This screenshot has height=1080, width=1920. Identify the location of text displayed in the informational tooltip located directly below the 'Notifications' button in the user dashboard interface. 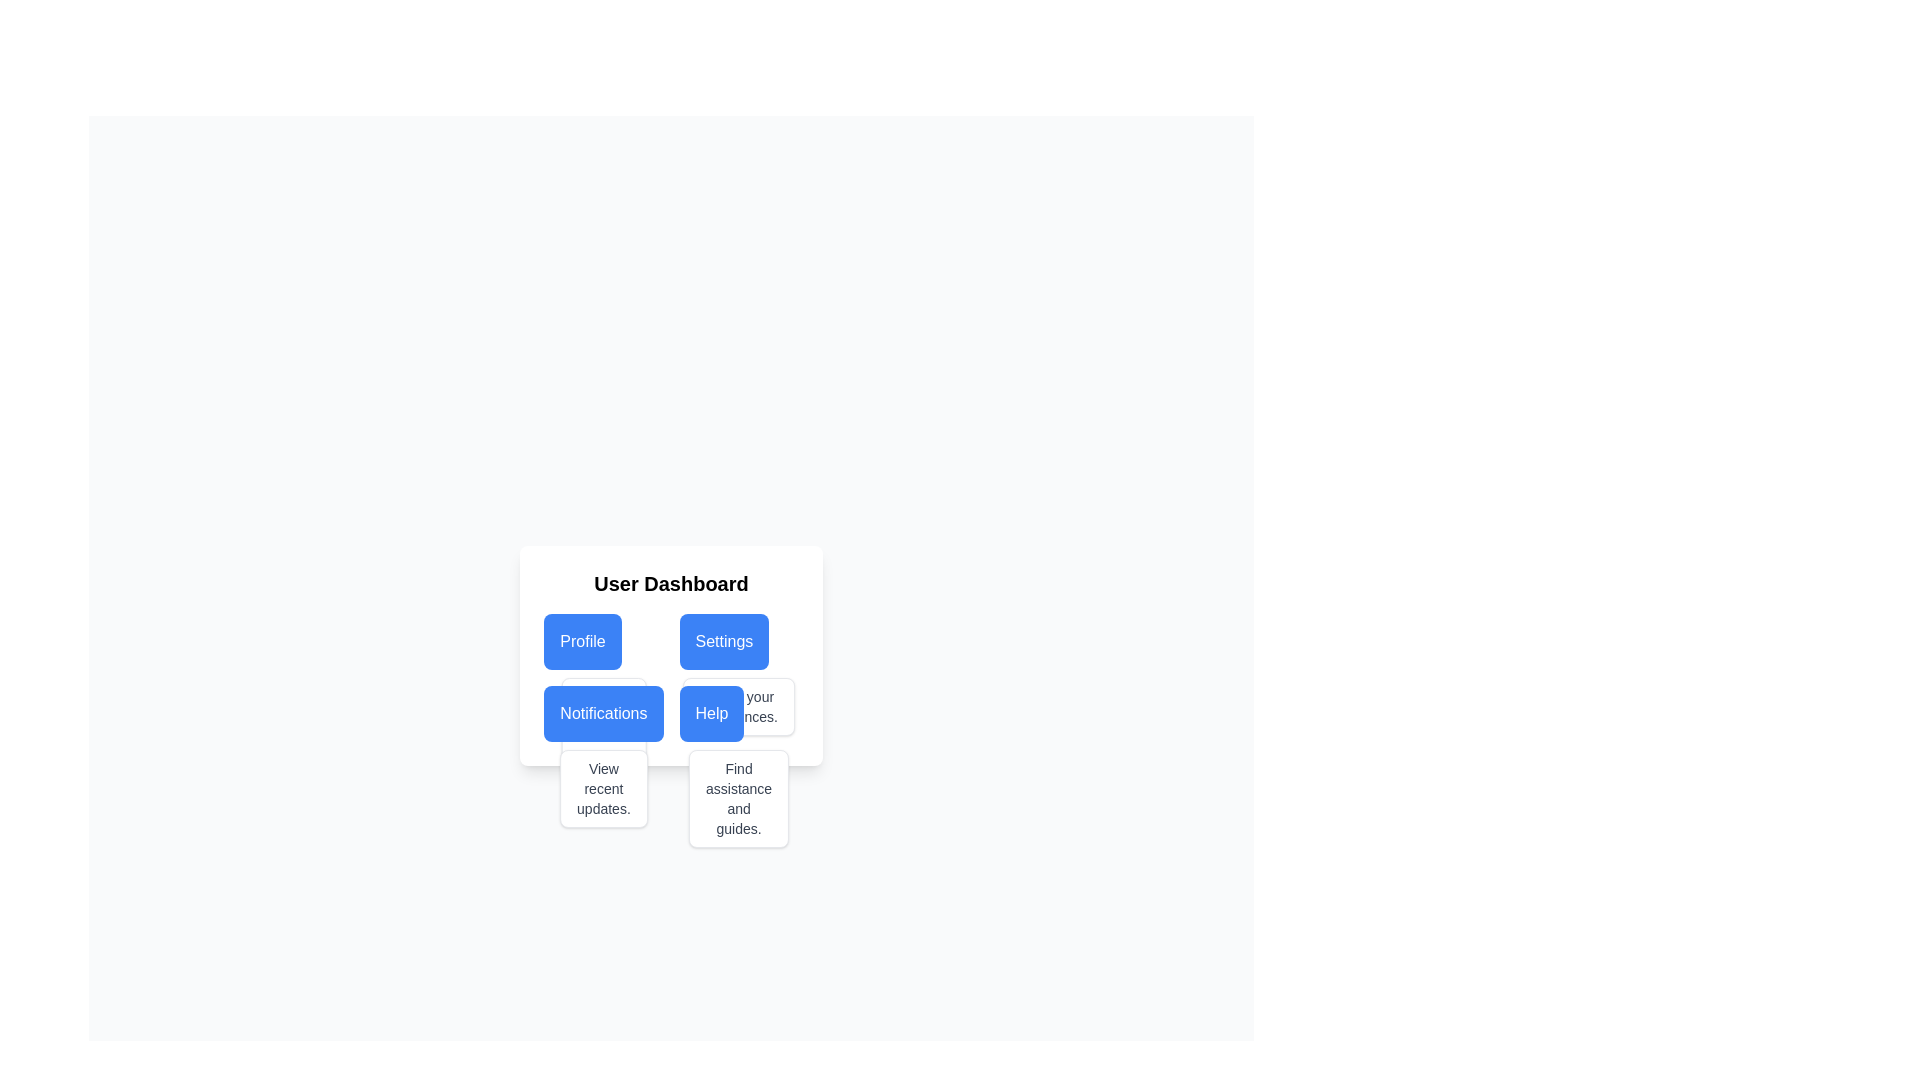
(602, 788).